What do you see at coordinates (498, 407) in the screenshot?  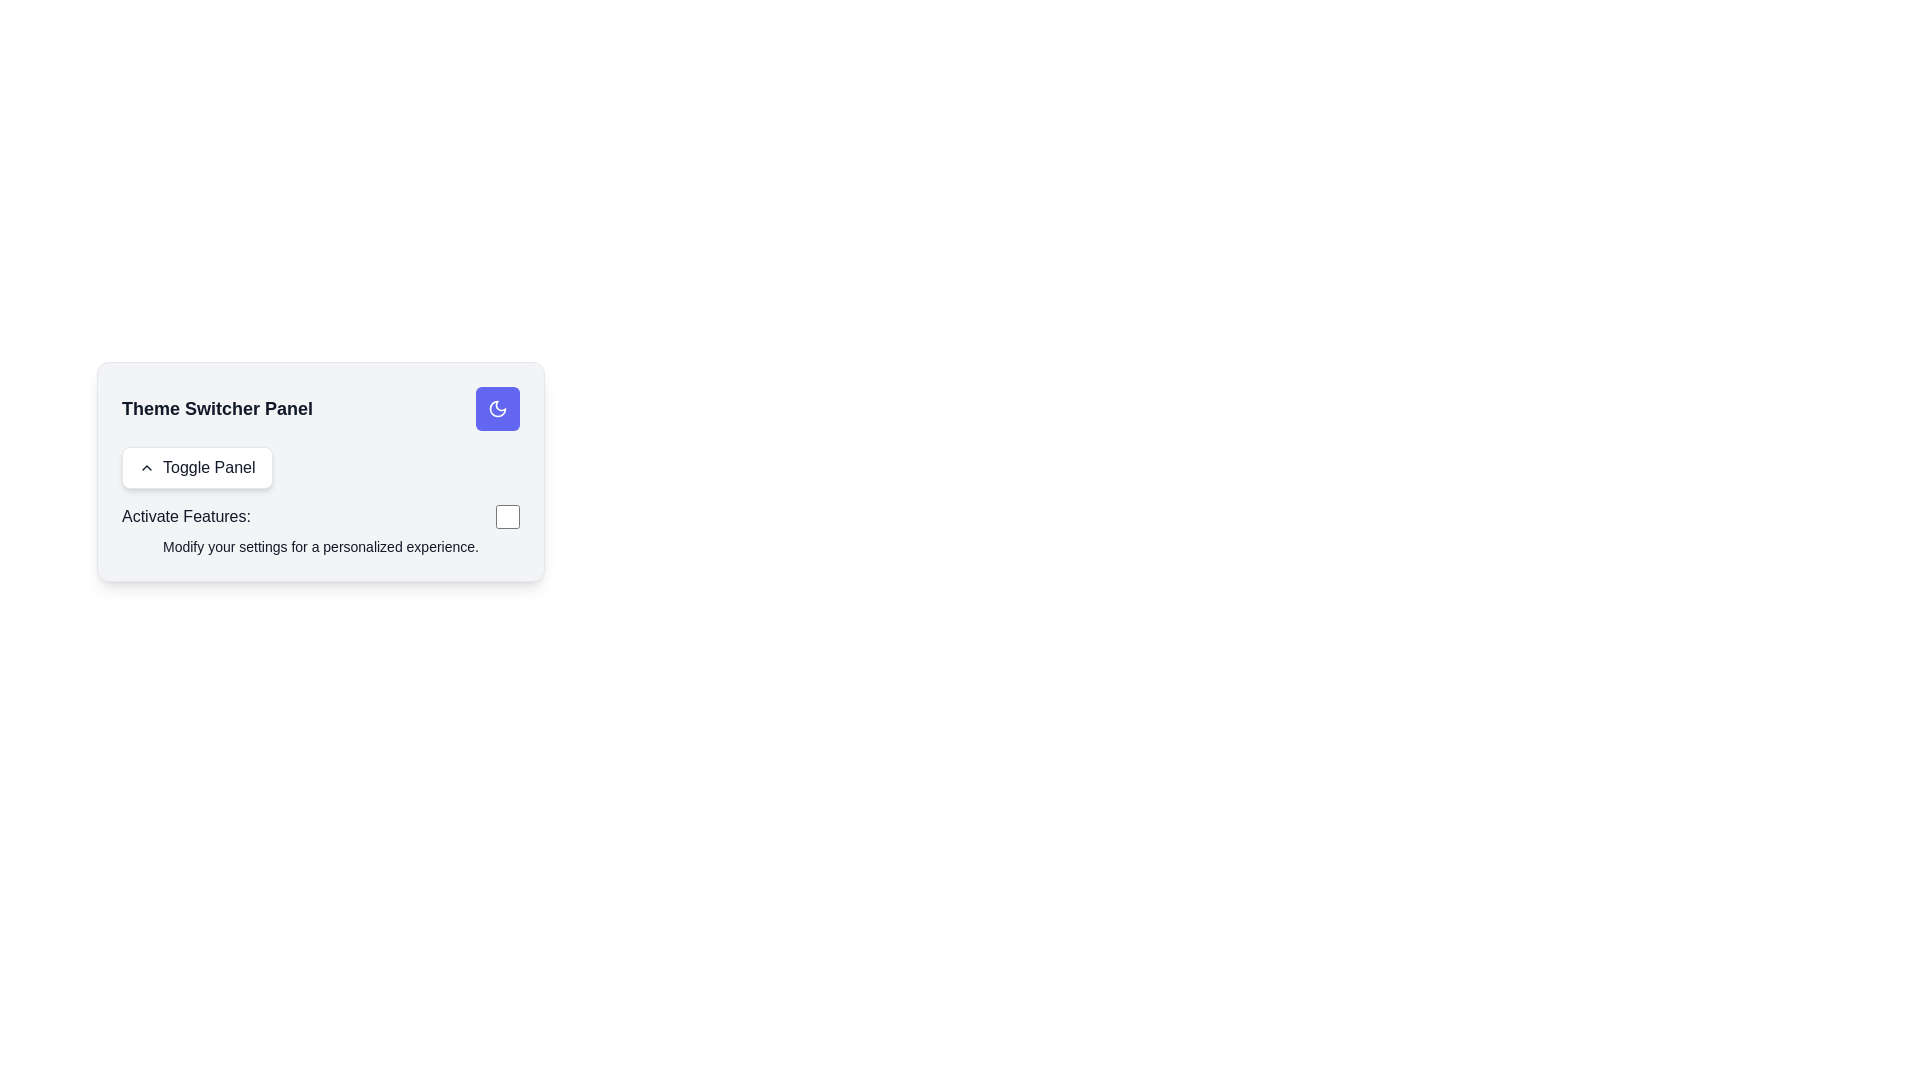 I see `the square button with rounded corners filled with an indigo background and a white crescent moon icon` at bounding box center [498, 407].